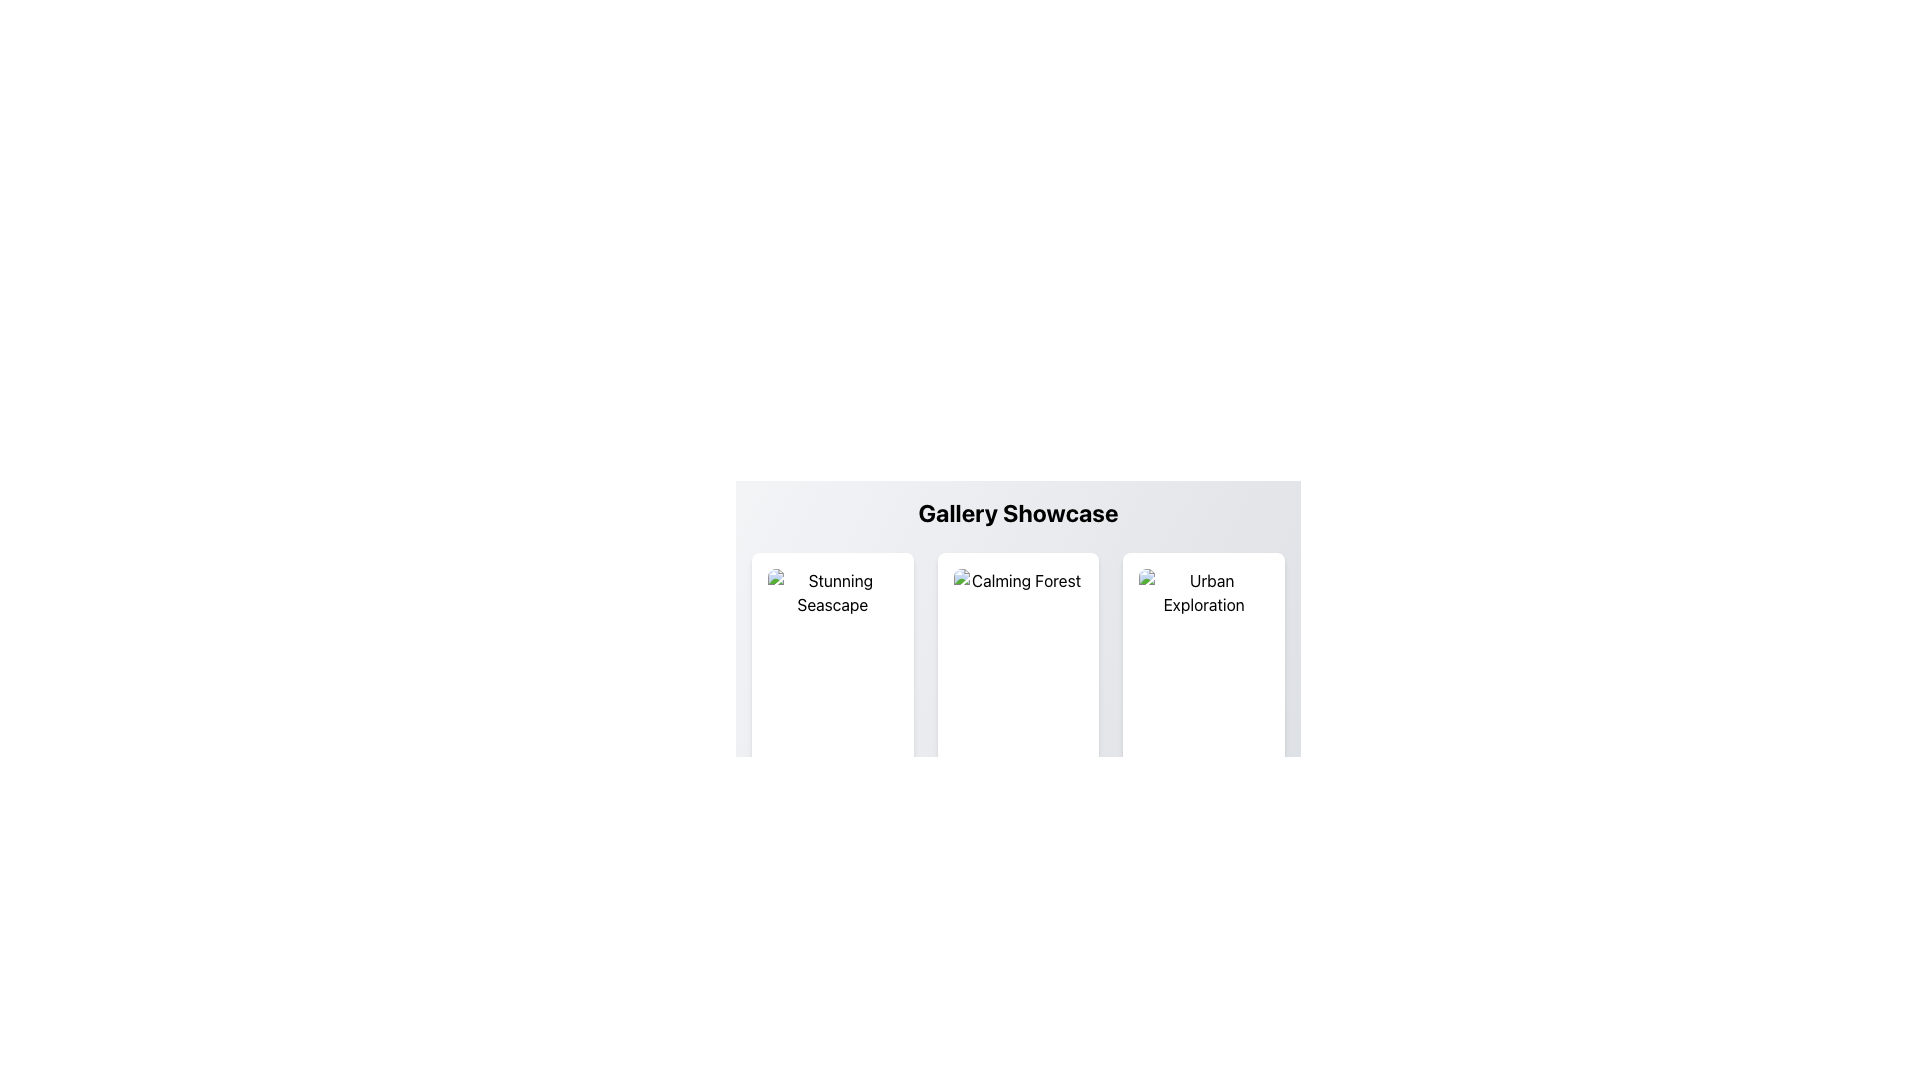  I want to click on the 'Calming Forest' image, so click(1018, 680).